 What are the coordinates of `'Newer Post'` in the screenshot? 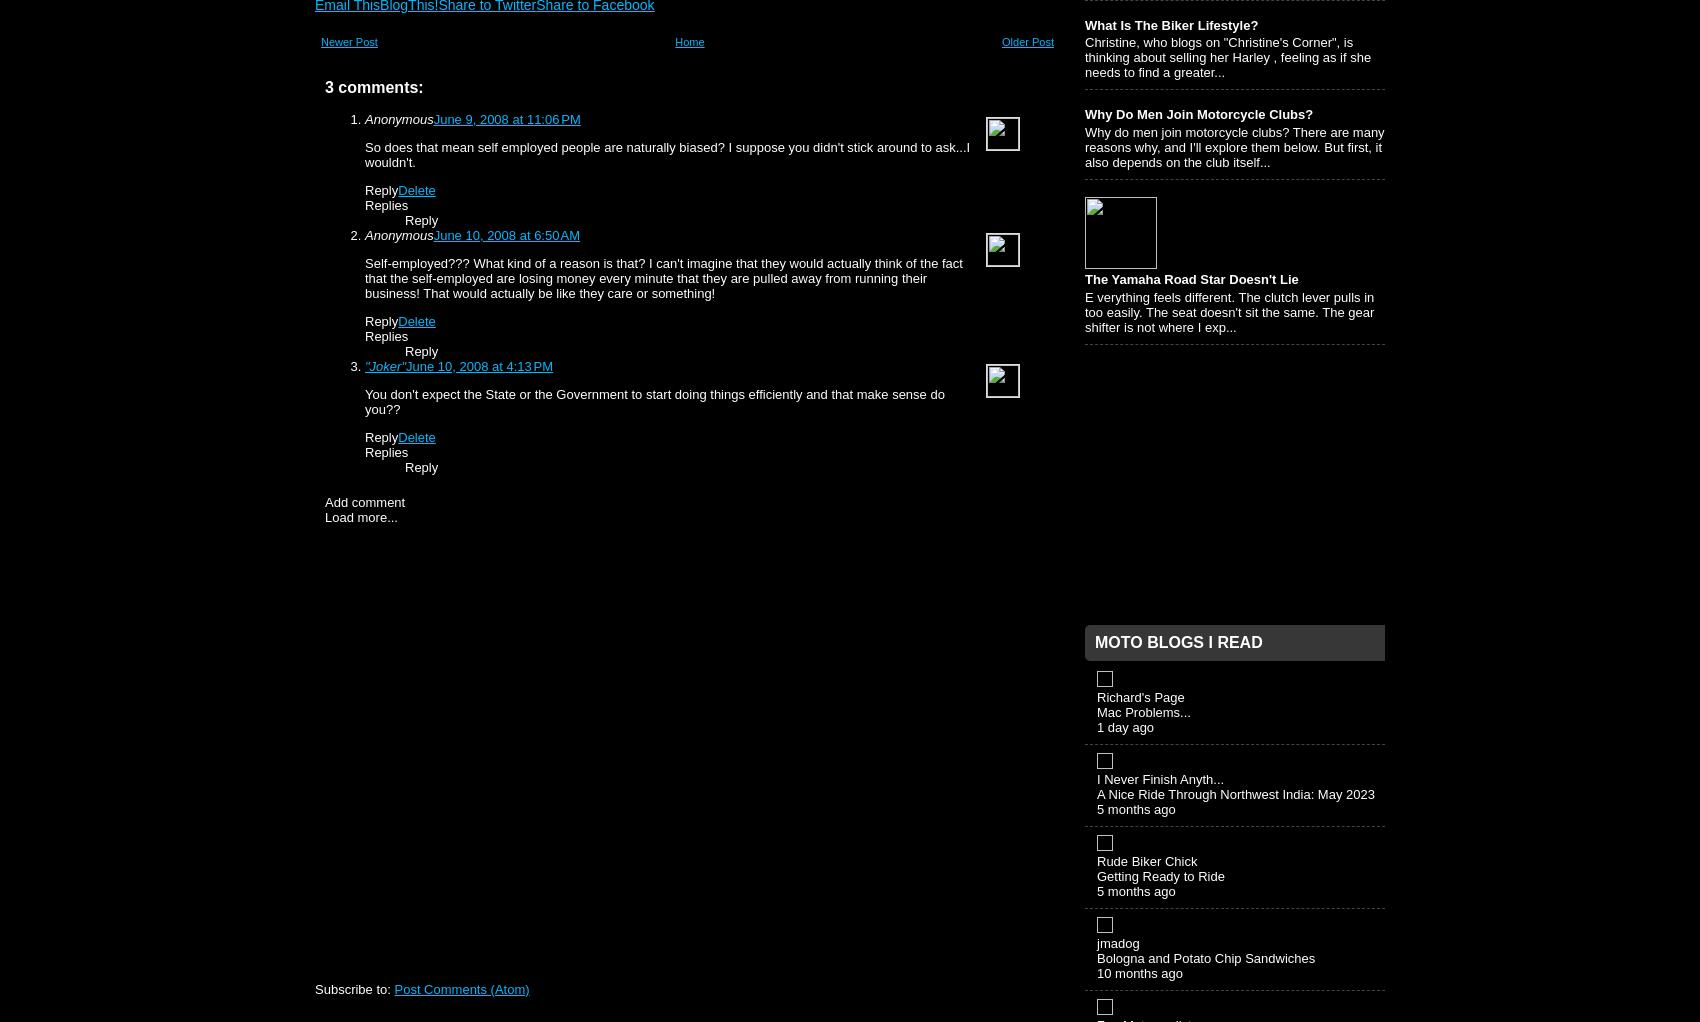 It's located at (348, 42).